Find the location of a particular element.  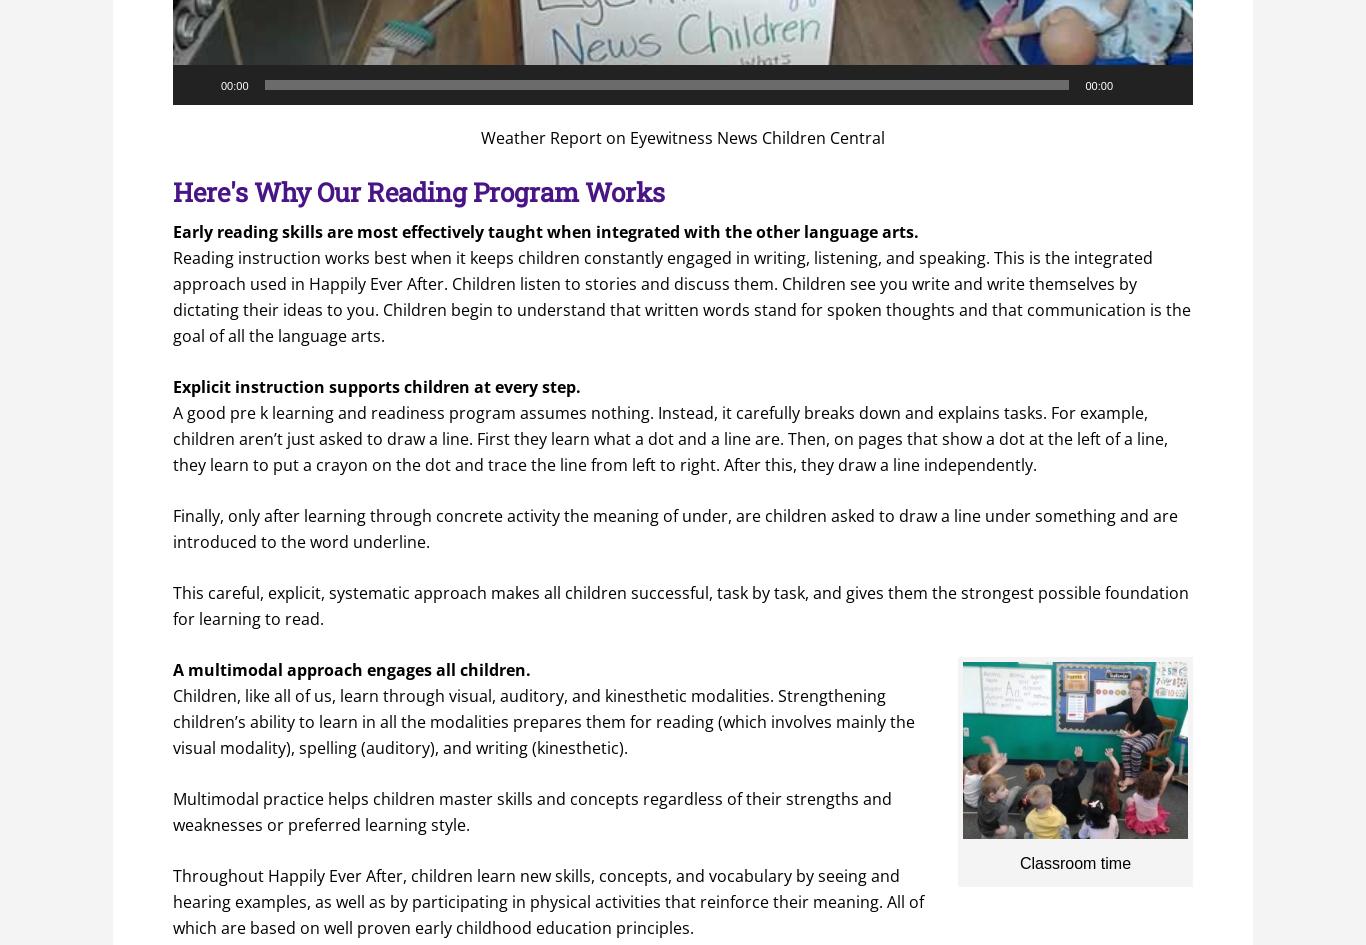

'Throughout Happily Ever After, children learn new skills, concepts, and vocabulary by seeing and hearing examples, as well as by participating in physical activities that reinforce their meaning. All of which are based on well proven early childhood education principles.' is located at coordinates (548, 899).